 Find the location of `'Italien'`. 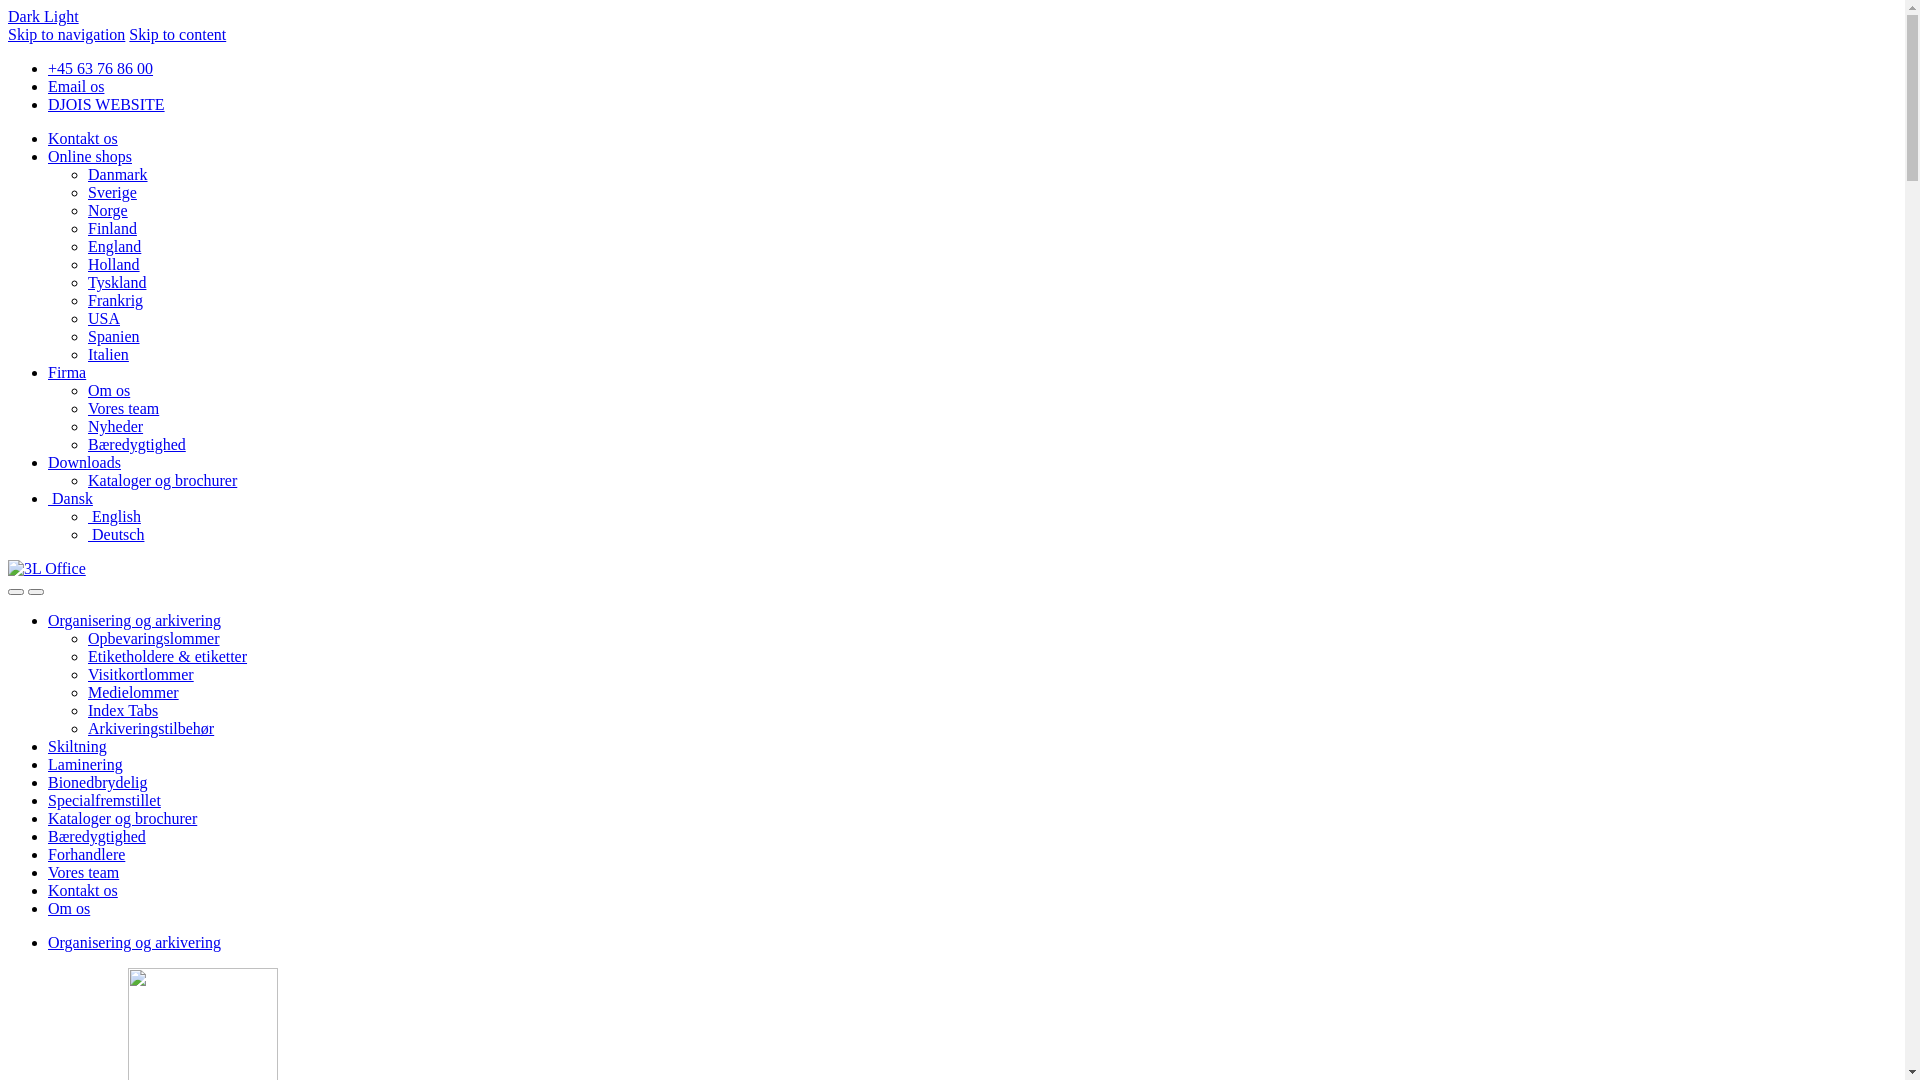

'Italien' is located at coordinates (107, 353).